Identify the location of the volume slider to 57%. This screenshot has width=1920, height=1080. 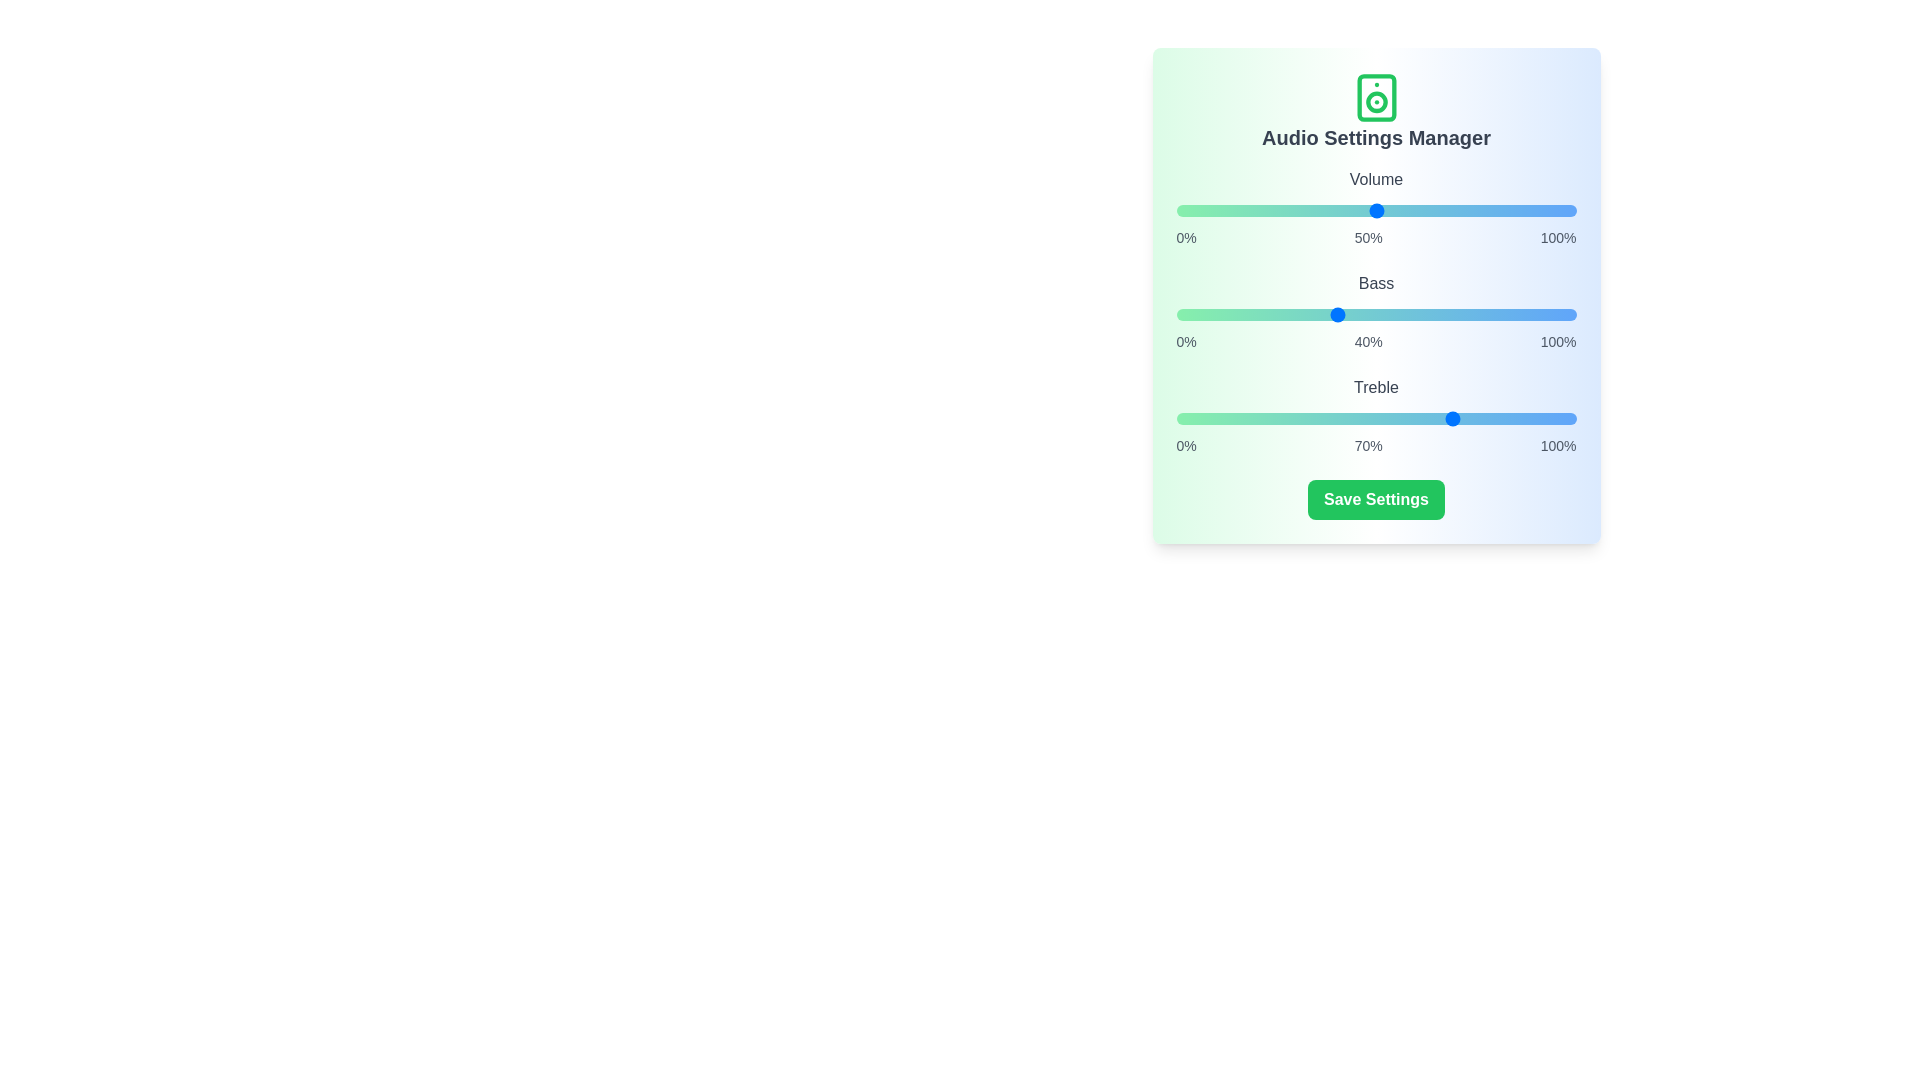
(1403, 211).